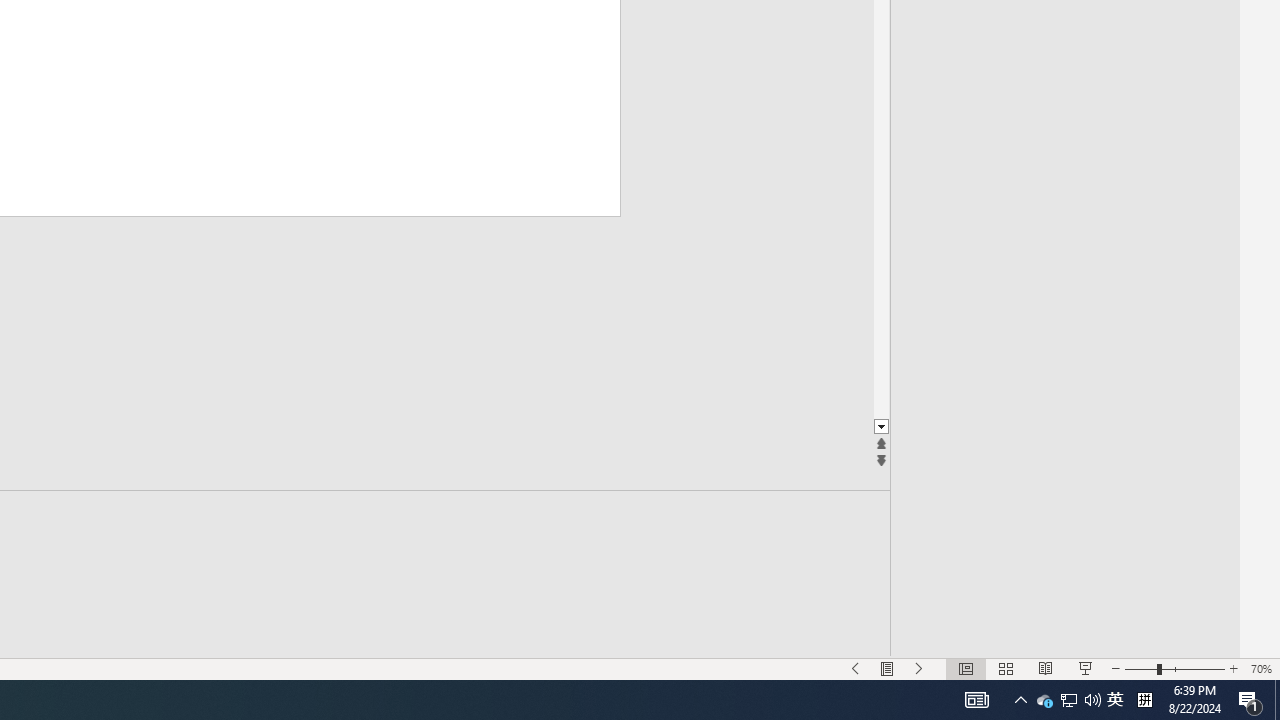 Image resolution: width=1280 pixels, height=720 pixels. What do you see at coordinates (918, 669) in the screenshot?
I see `'Slide Show Next On'` at bounding box center [918, 669].